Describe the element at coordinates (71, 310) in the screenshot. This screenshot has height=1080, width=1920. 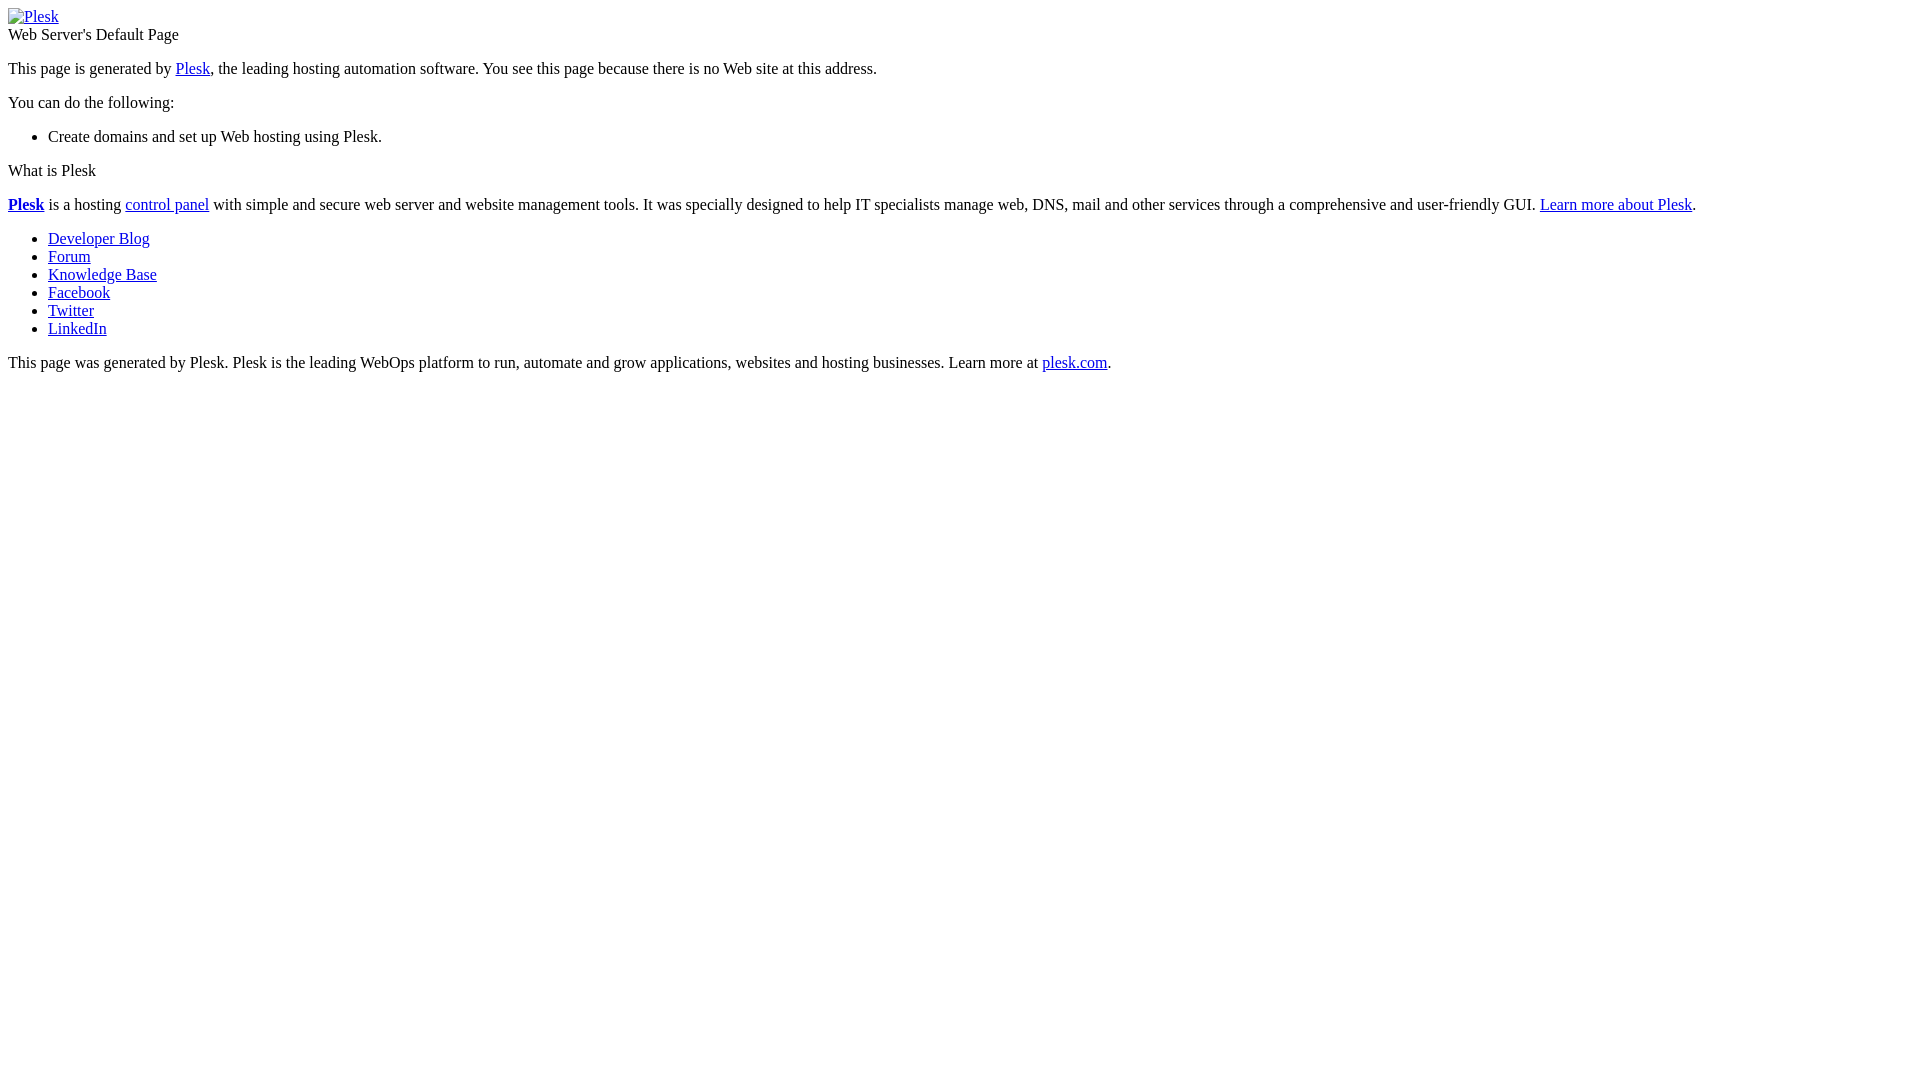
I see `'Twitter'` at that location.